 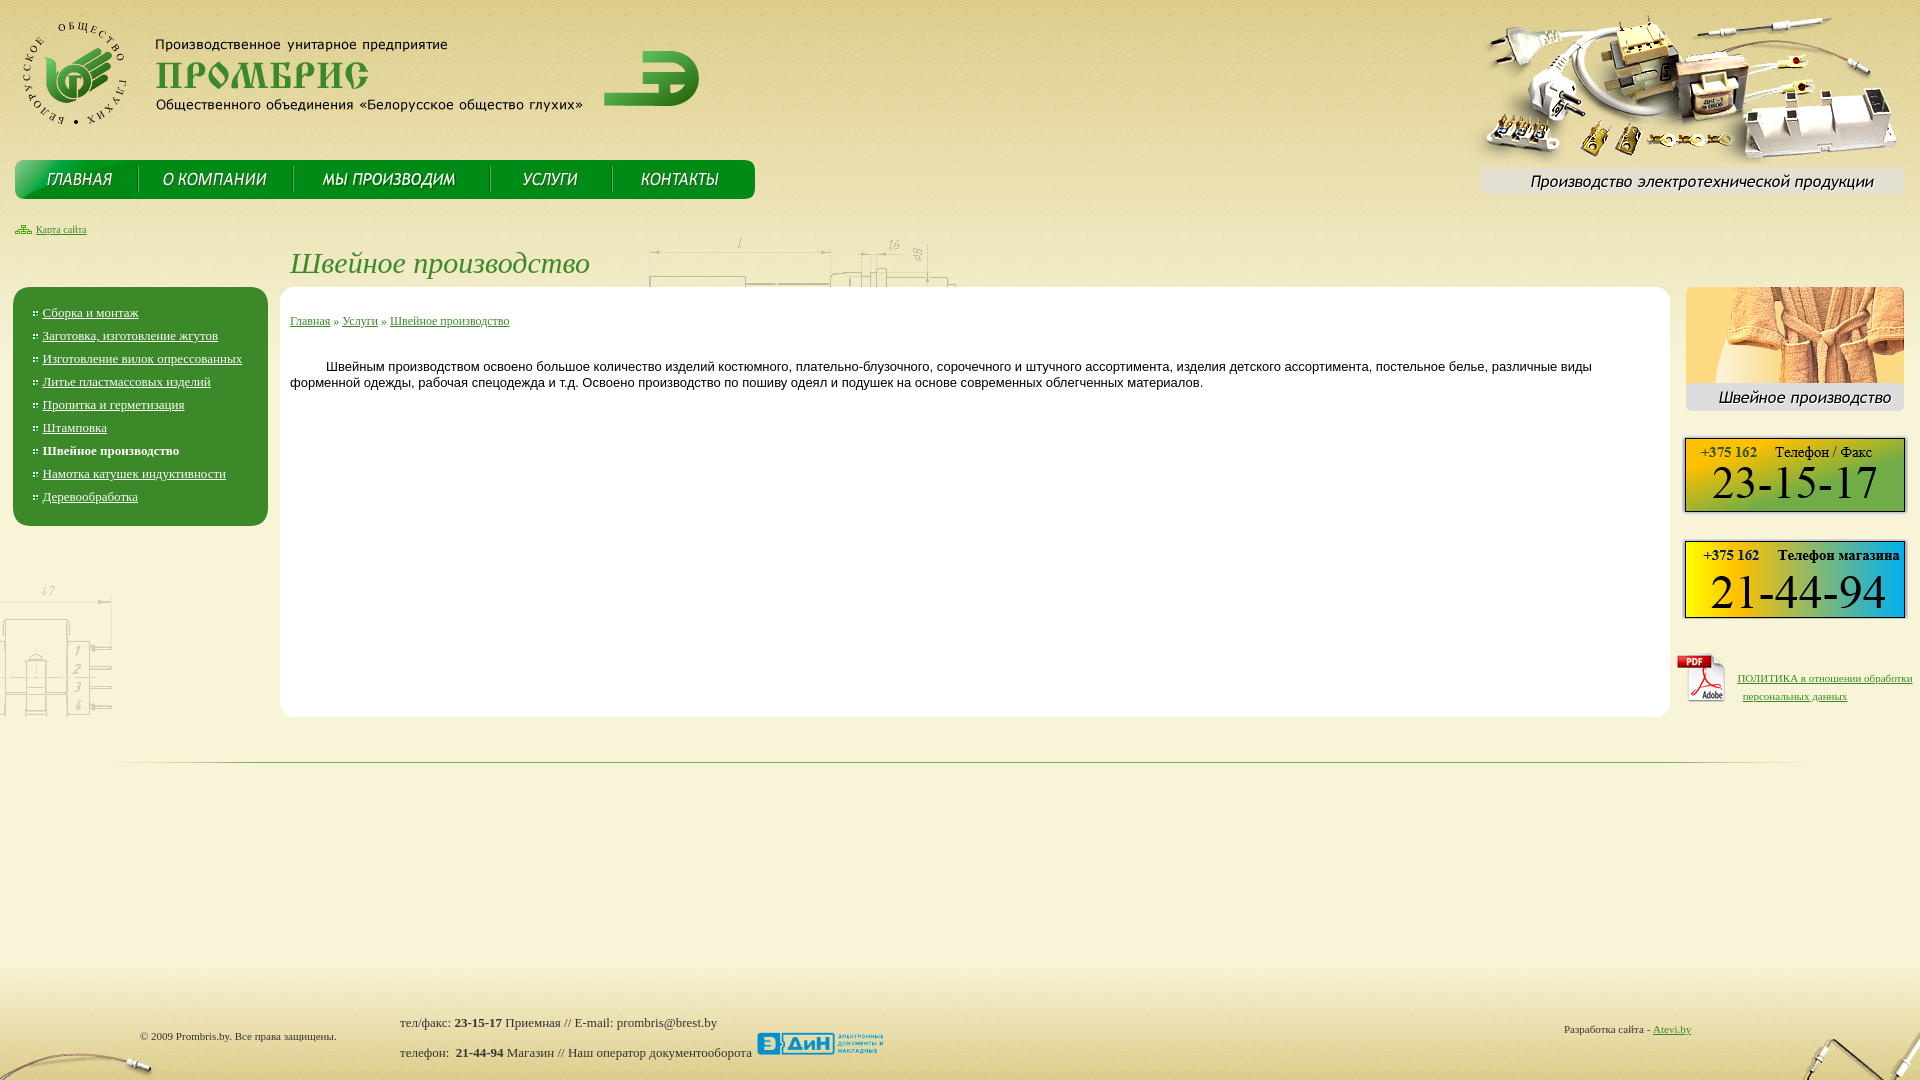 What do you see at coordinates (820, 1043) in the screenshot?
I see `'edn.png'` at bounding box center [820, 1043].